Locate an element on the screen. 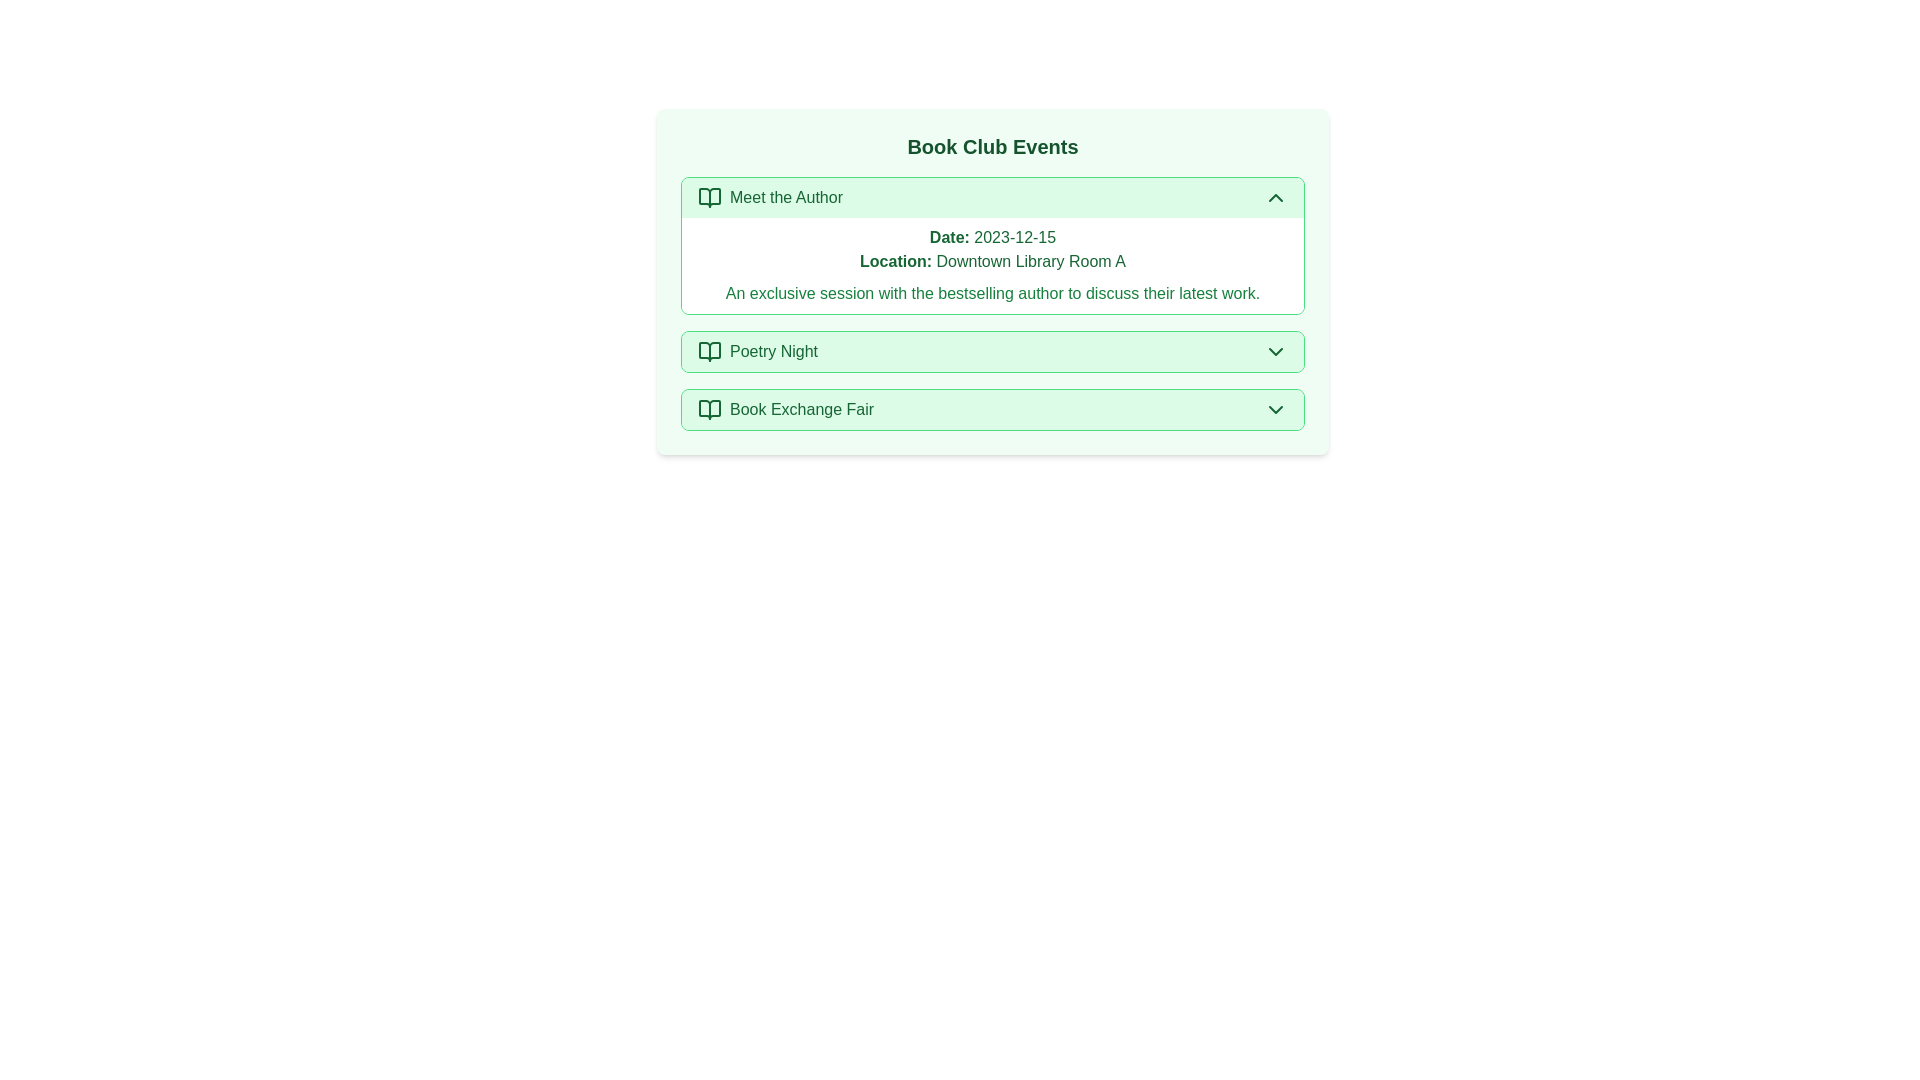 This screenshot has width=1920, height=1080. the 'Book Exchange Fair' button located in the 'Book Club Events' section is located at coordinates (993, 408).